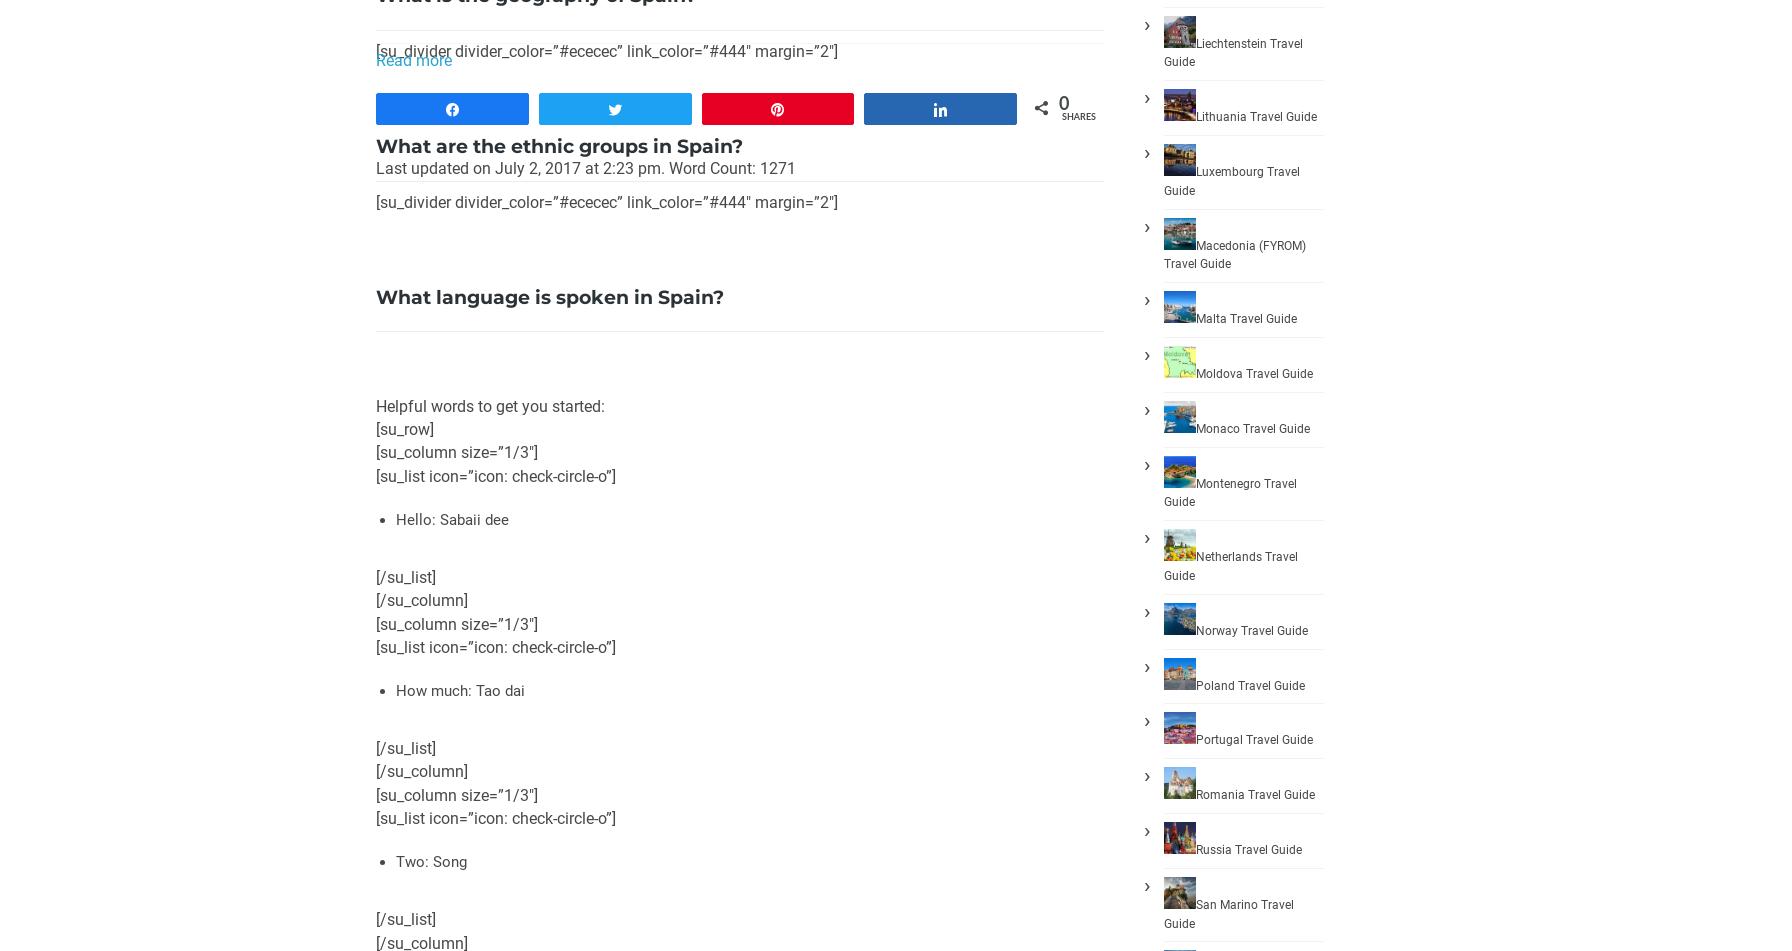 The height and width of the screenshot is (951, 1792). I want to click on 'Liechtenstein Travel Guide', so click(1233, 52).